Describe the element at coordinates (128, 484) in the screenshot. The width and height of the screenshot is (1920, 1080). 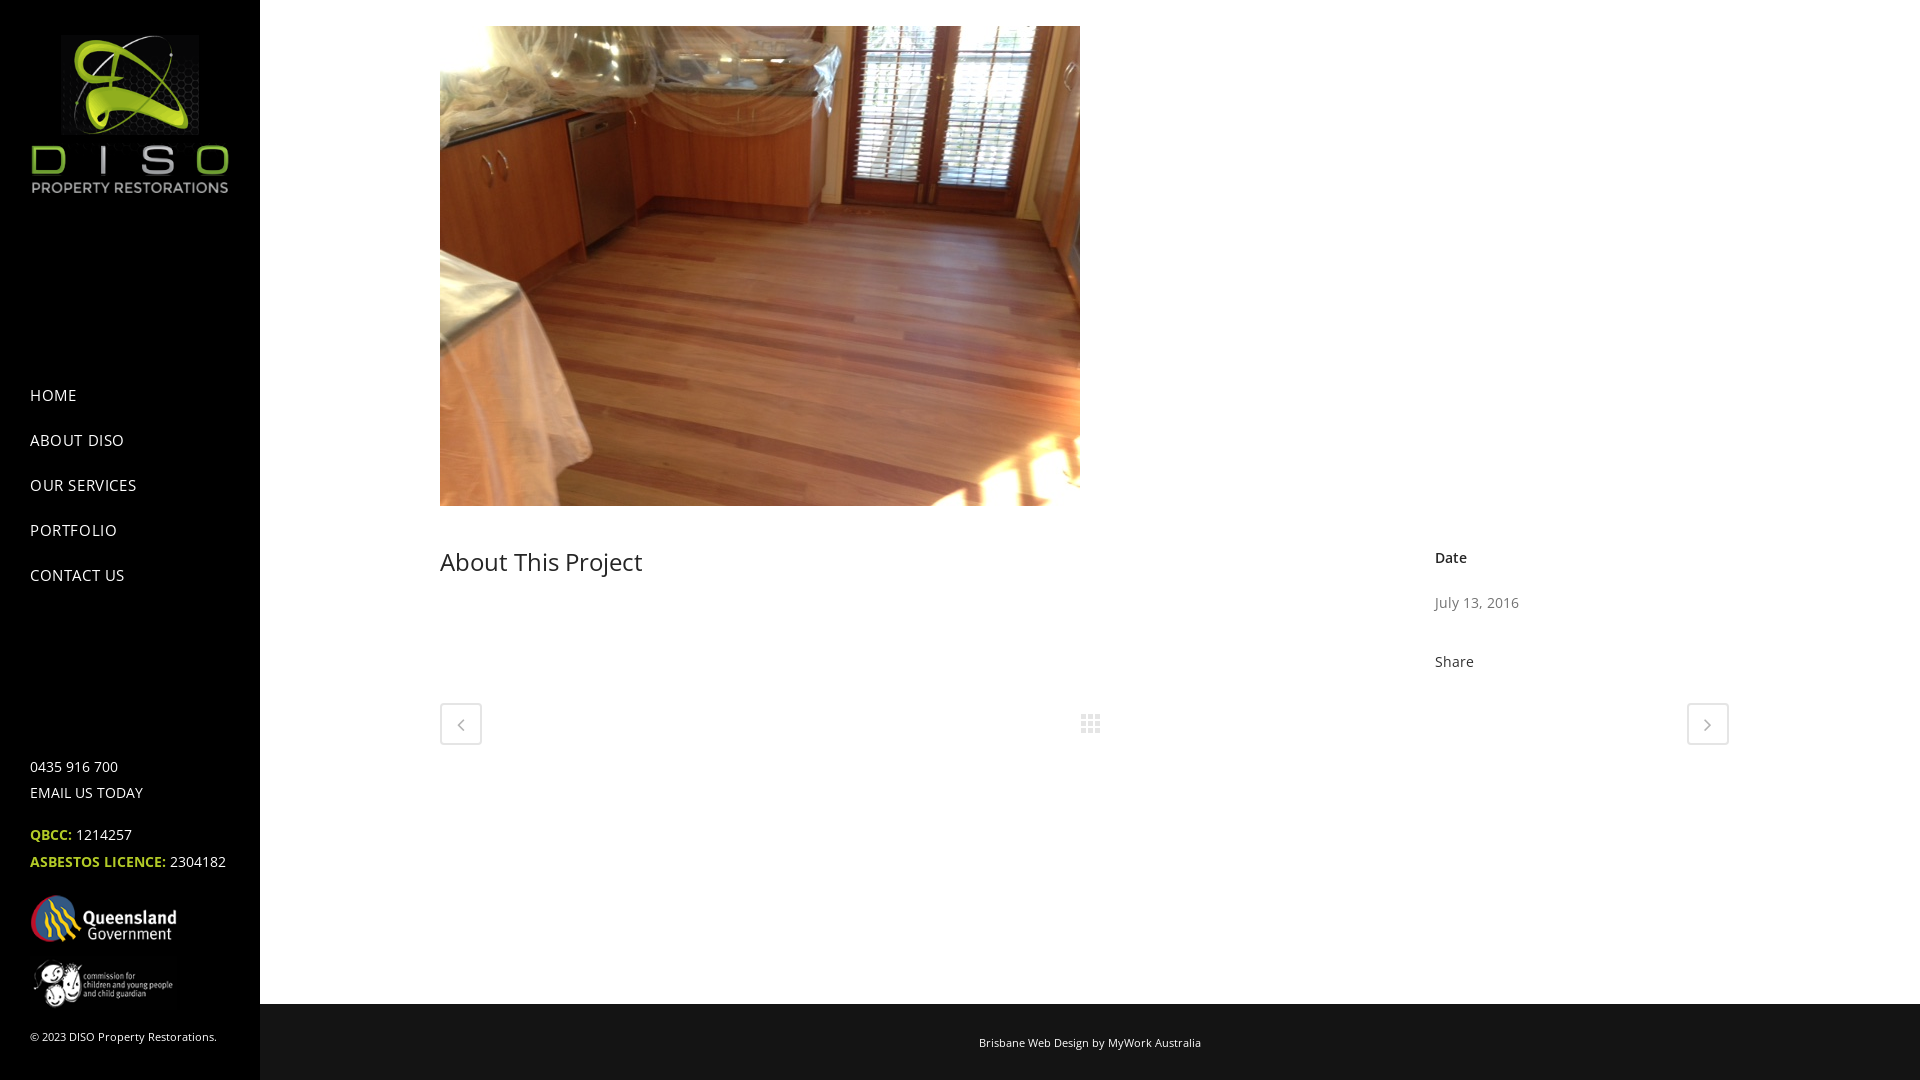
I see `'OUR SERVICES'` at that location.